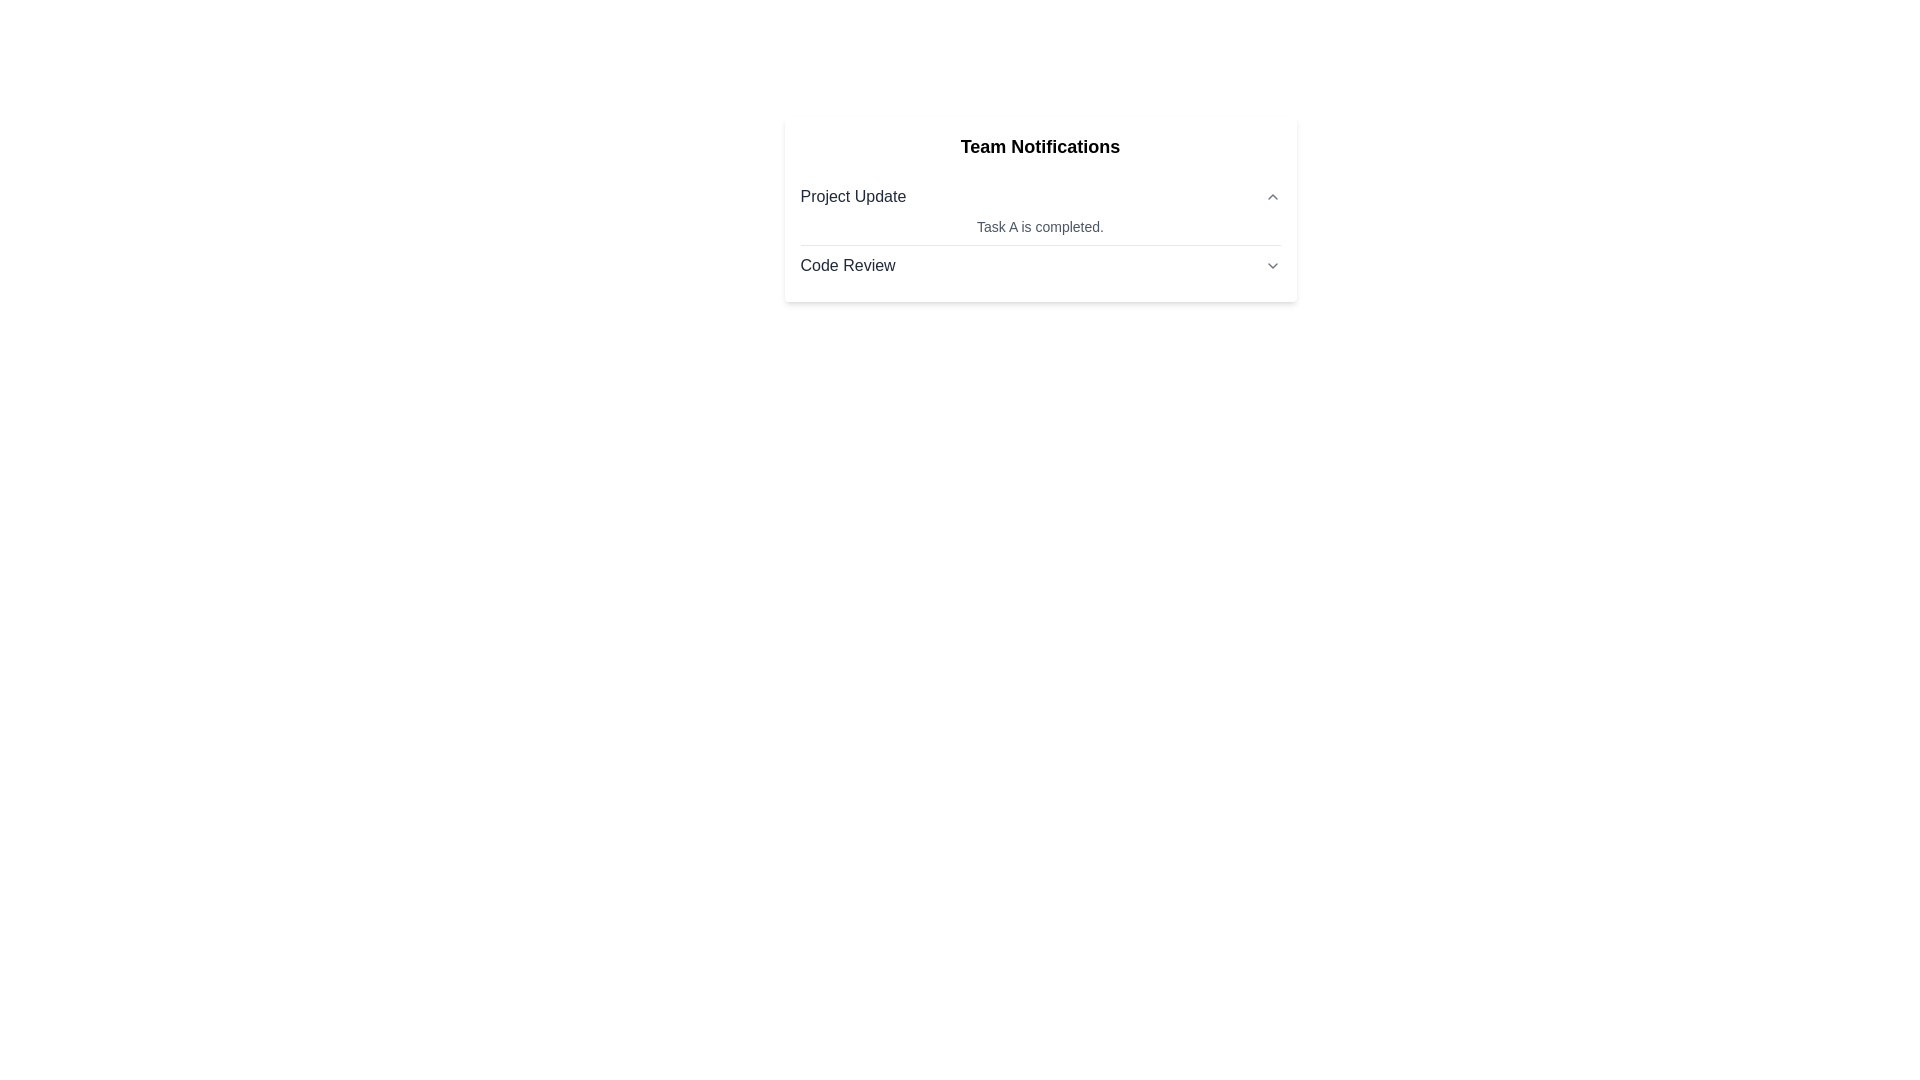 The image size is (1920, 1080). I want to click on the list item titled 'Project Update' that contains the description 'Task A is completed.', so click(1040, 230).